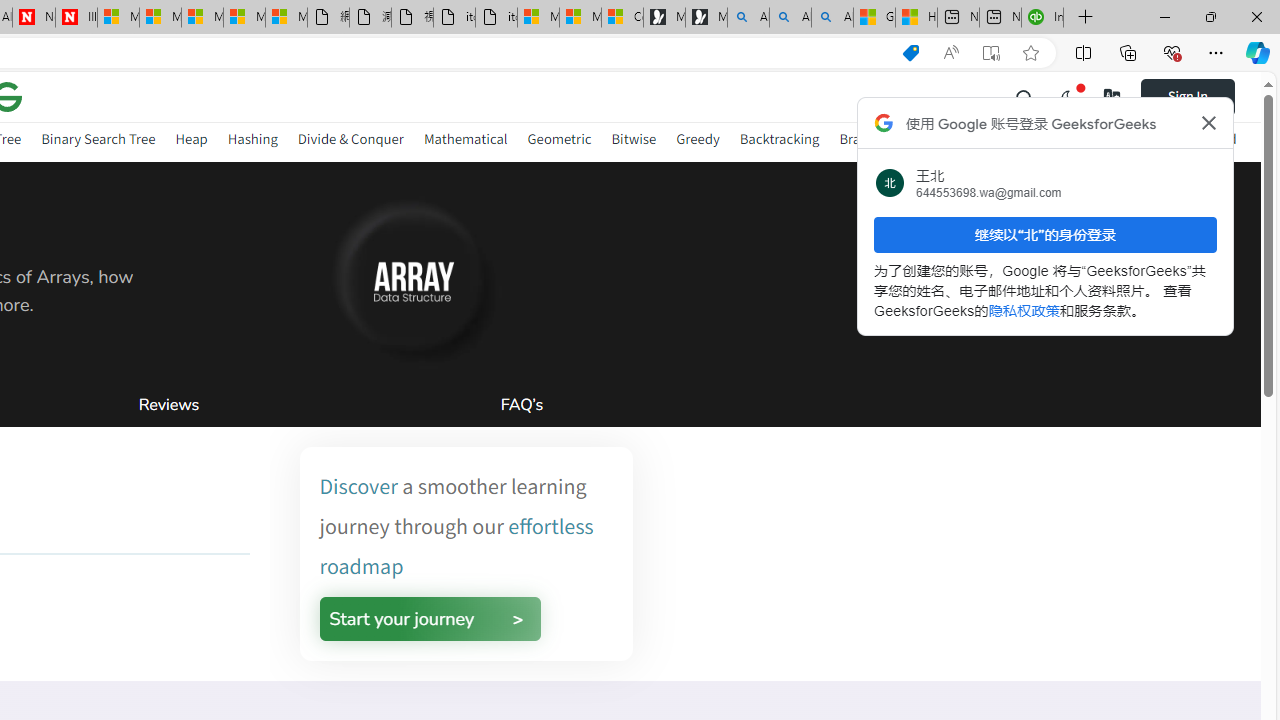 The image size is (1280, 720). I want to click on 'Geometric', so click(559, 141).